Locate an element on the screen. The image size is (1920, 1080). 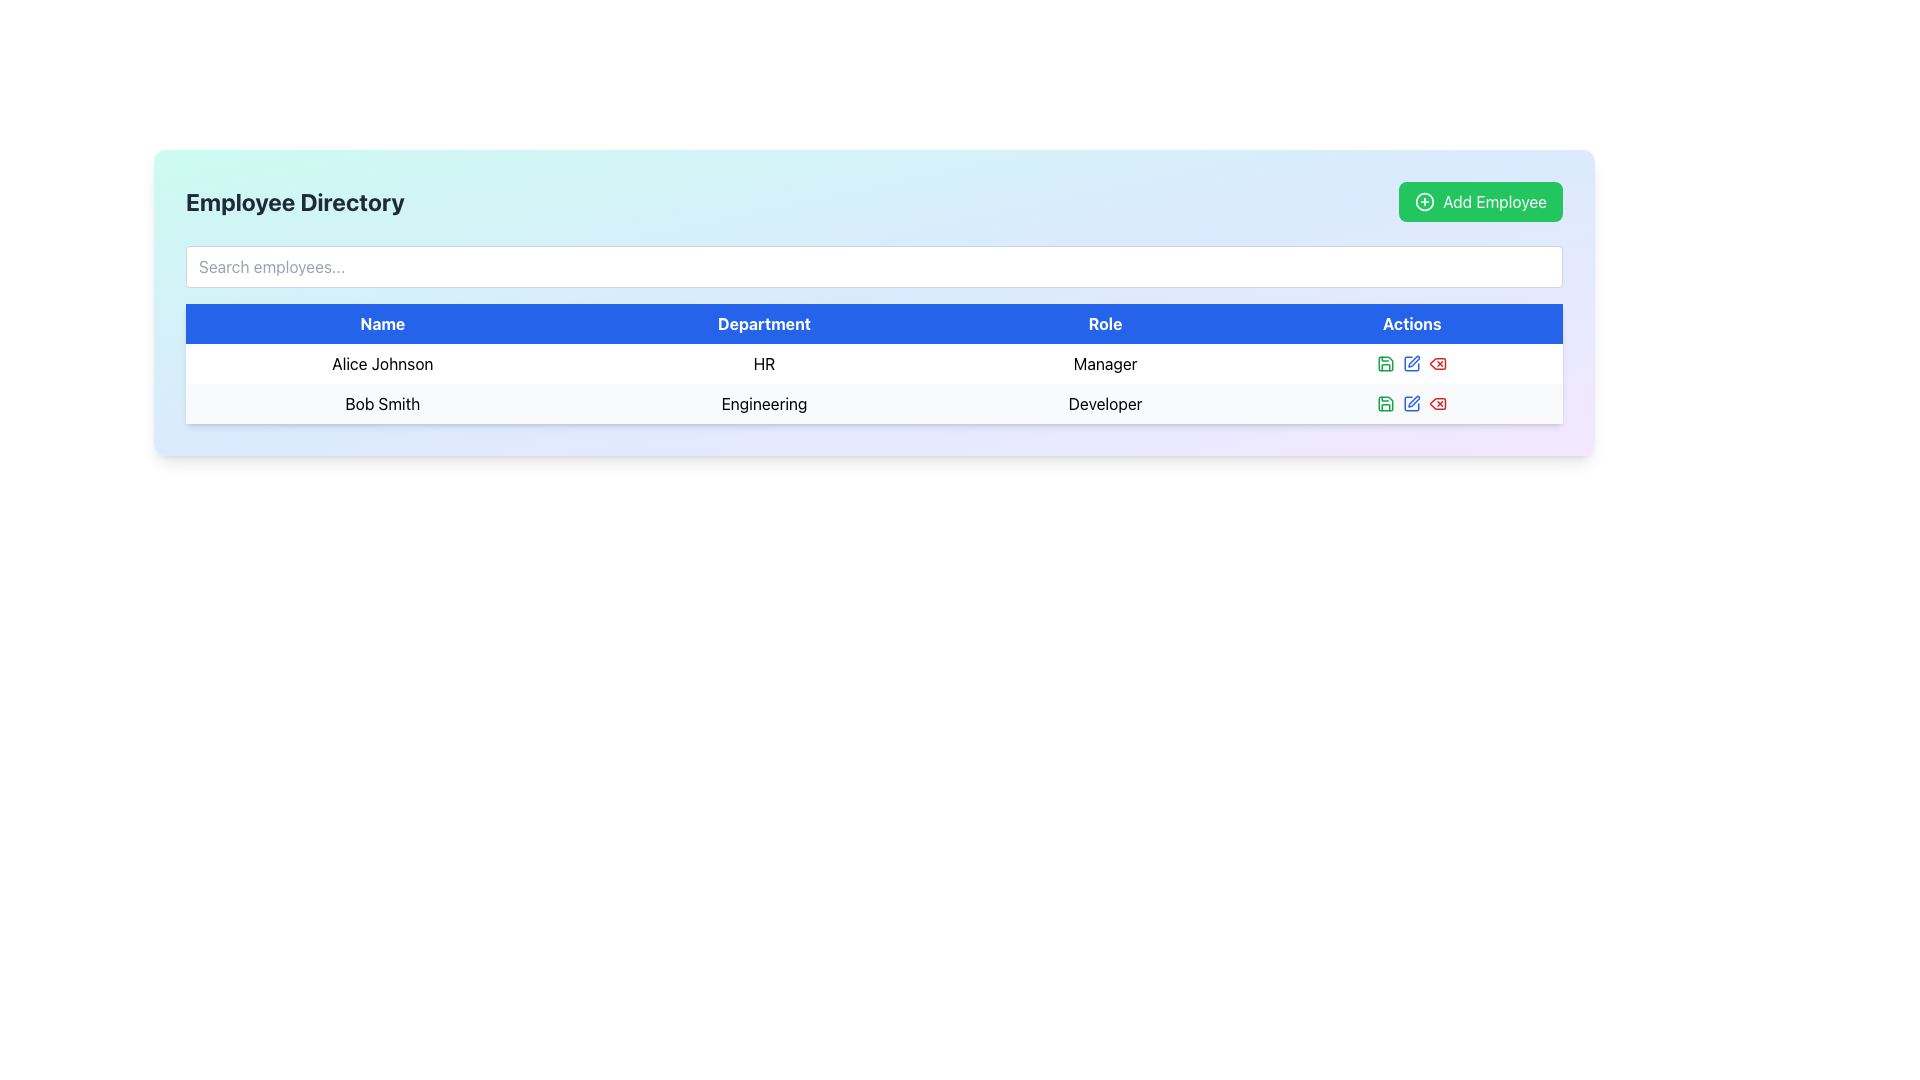
the edit icon button located in the 'Actions' column of the table row corresponding to the 'Manager' role is located at coordinates (1411, 363).